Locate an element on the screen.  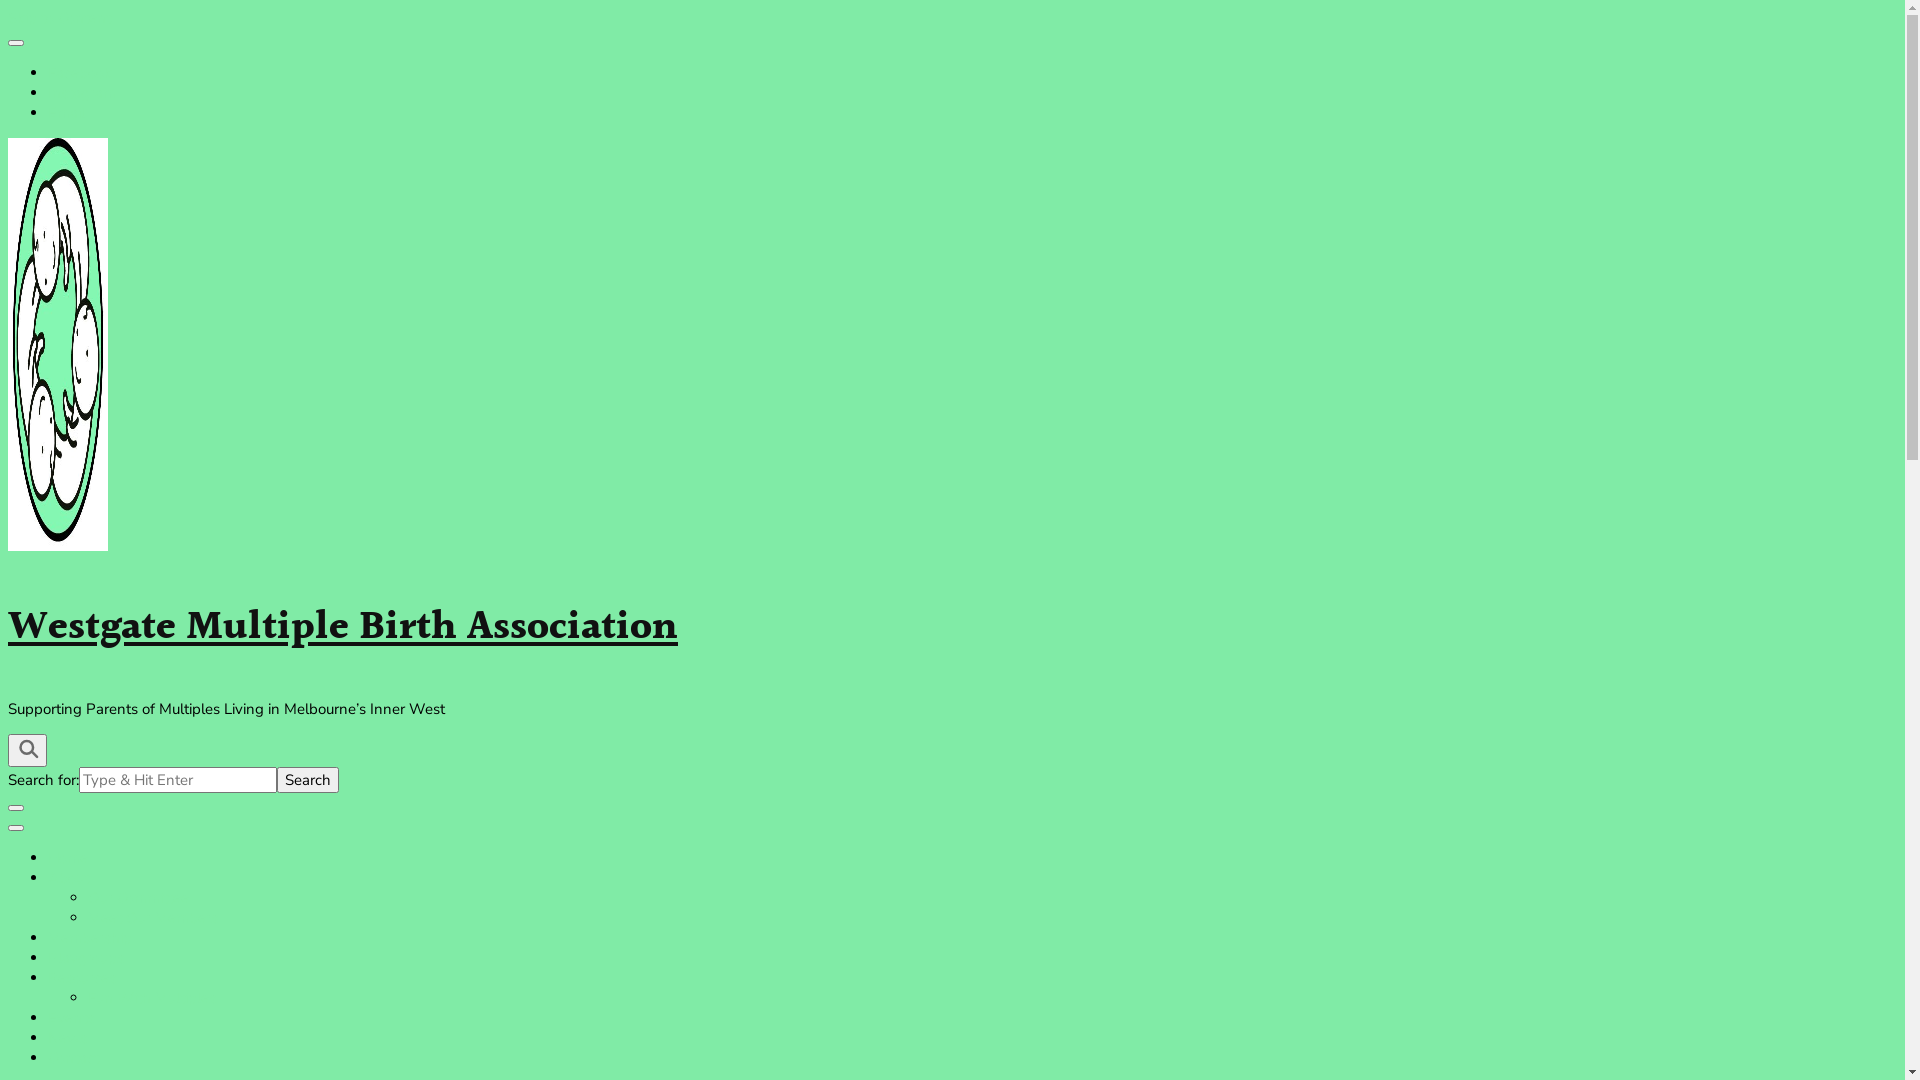
'Our Committee' is located at coordinates (137, 897).